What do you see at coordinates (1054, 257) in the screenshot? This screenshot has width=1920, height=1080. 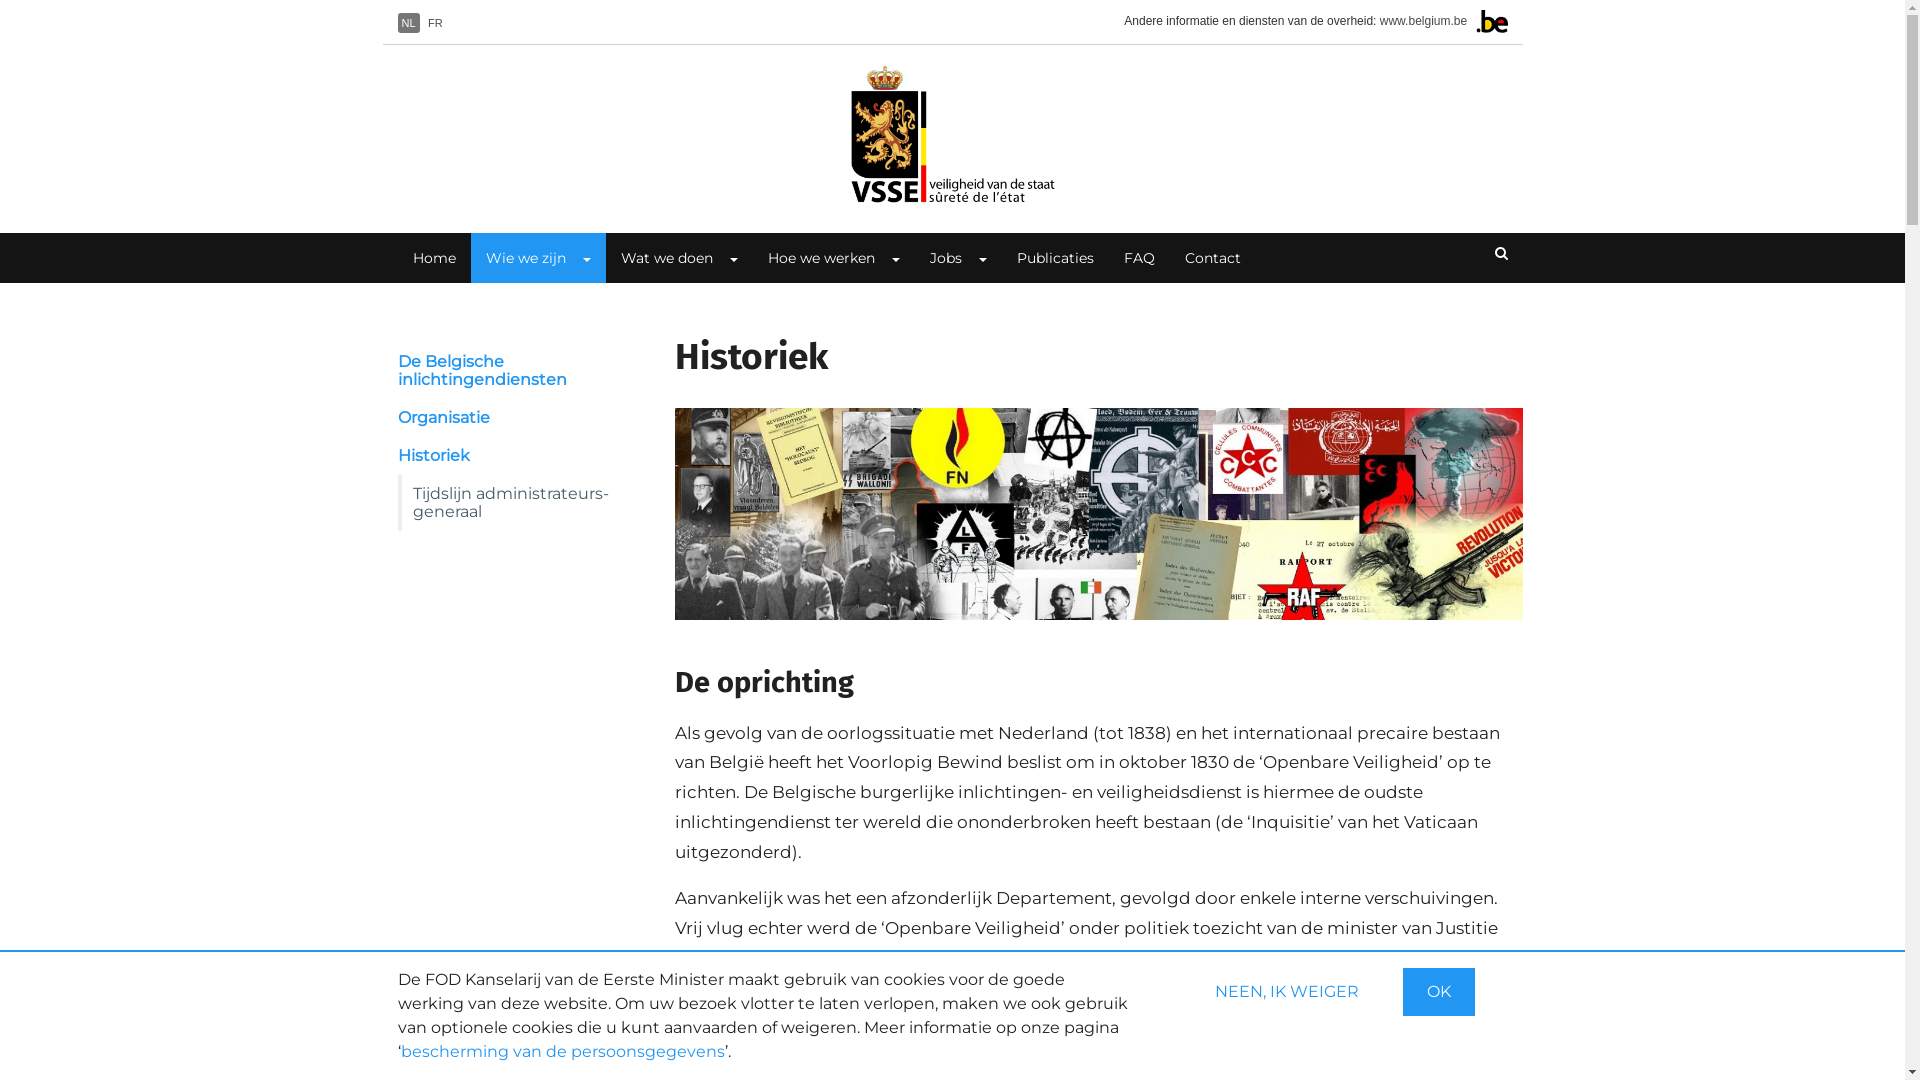 I see `'Publicaties'` at bounding box center [1054, 257].